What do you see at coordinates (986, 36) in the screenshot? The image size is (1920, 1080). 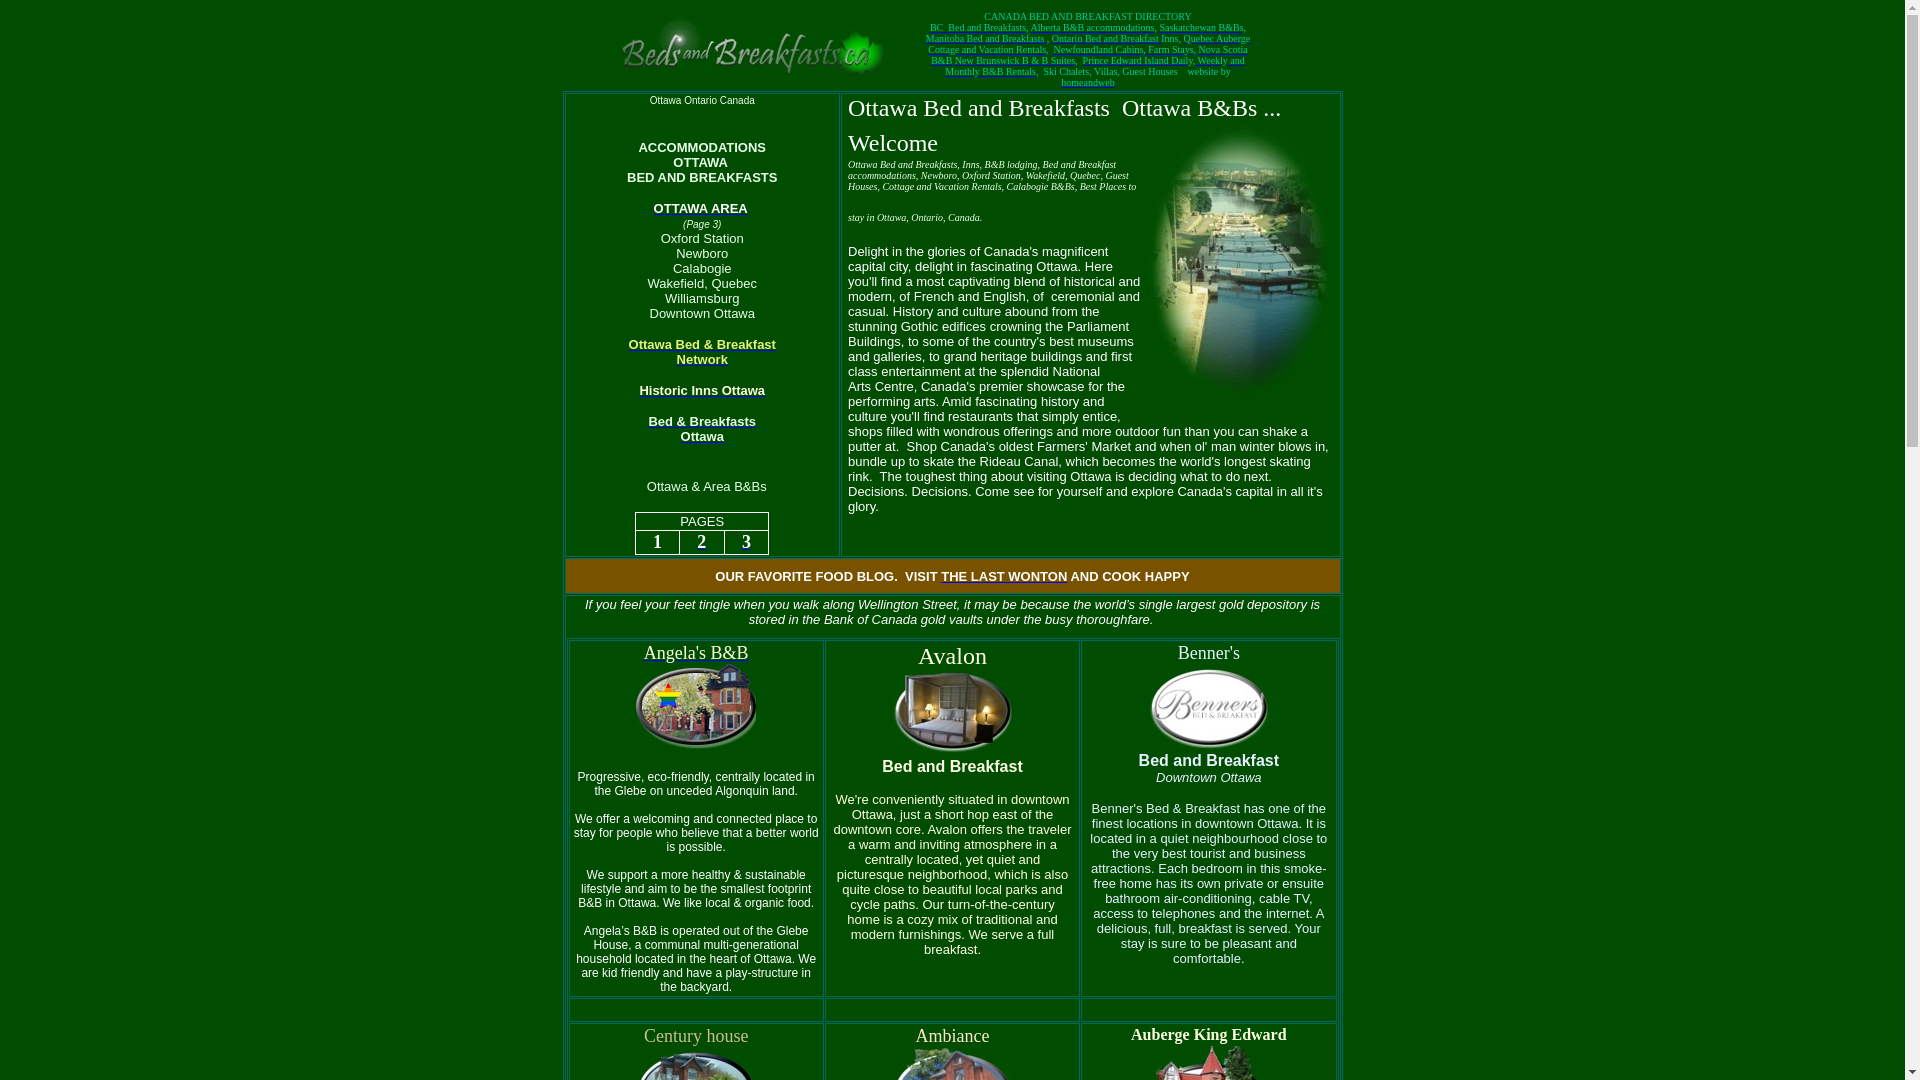 I see `'Manitoba Bed and Breakfasts'` at bounding box center [986, 36].